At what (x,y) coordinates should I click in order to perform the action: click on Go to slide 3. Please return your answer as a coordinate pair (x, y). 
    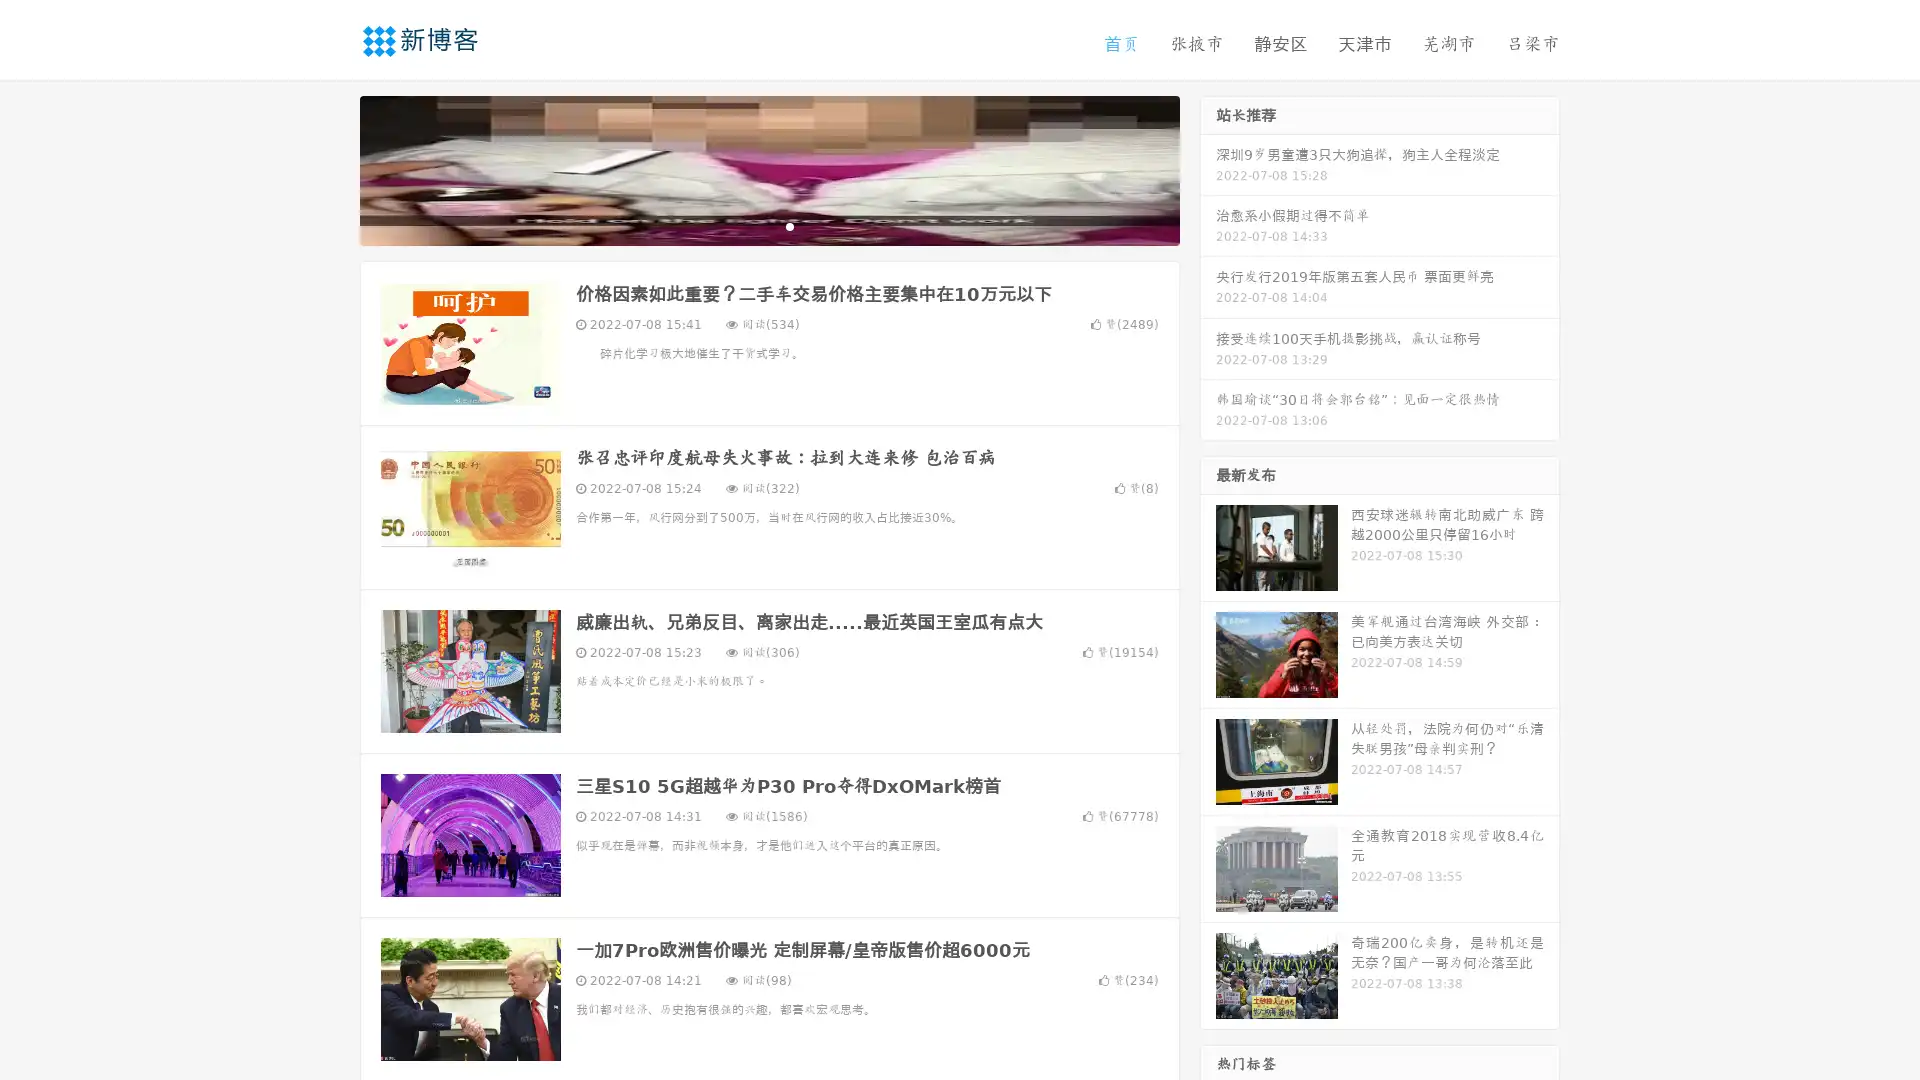
    Looking at the image, I should click on (789, 225).